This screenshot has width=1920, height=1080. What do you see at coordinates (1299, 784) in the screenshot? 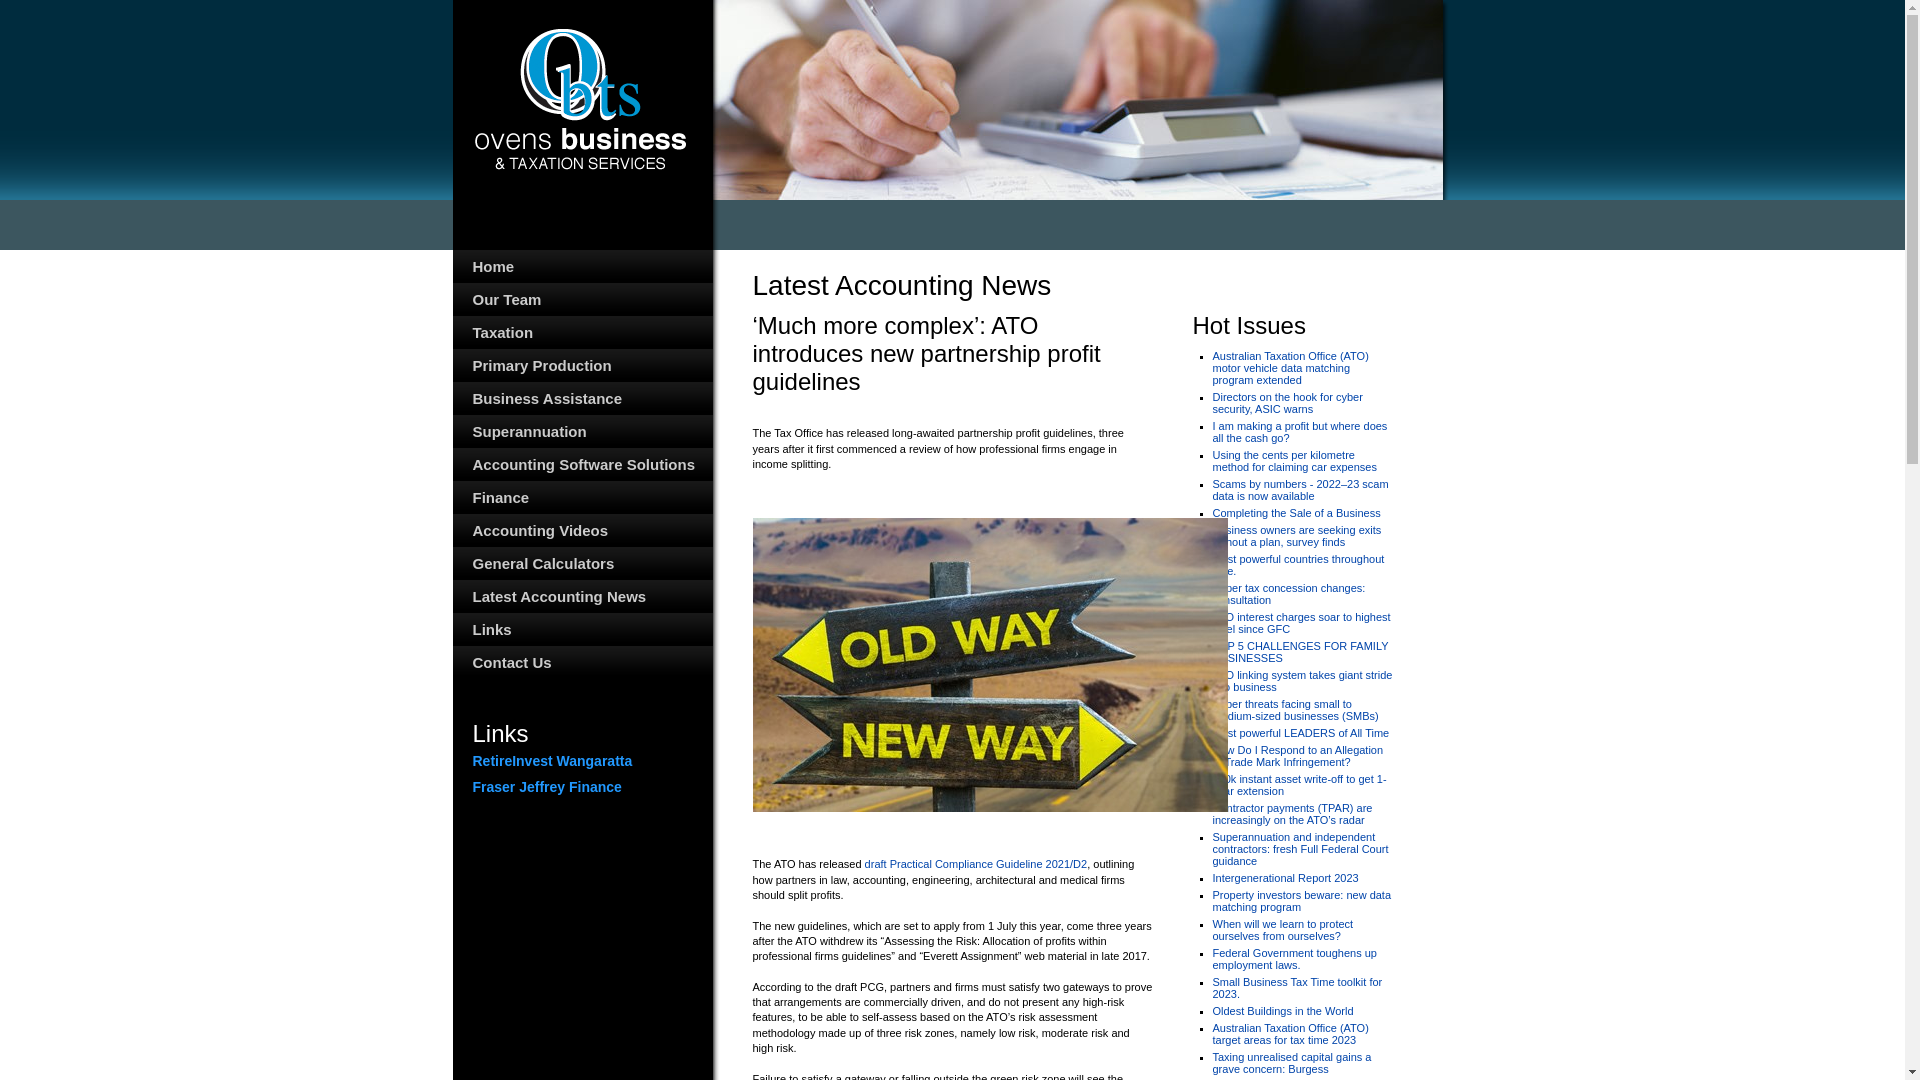
I see `'$20k instant asset write-off to get 1-year extension'` at bounding box center [1299, 784].